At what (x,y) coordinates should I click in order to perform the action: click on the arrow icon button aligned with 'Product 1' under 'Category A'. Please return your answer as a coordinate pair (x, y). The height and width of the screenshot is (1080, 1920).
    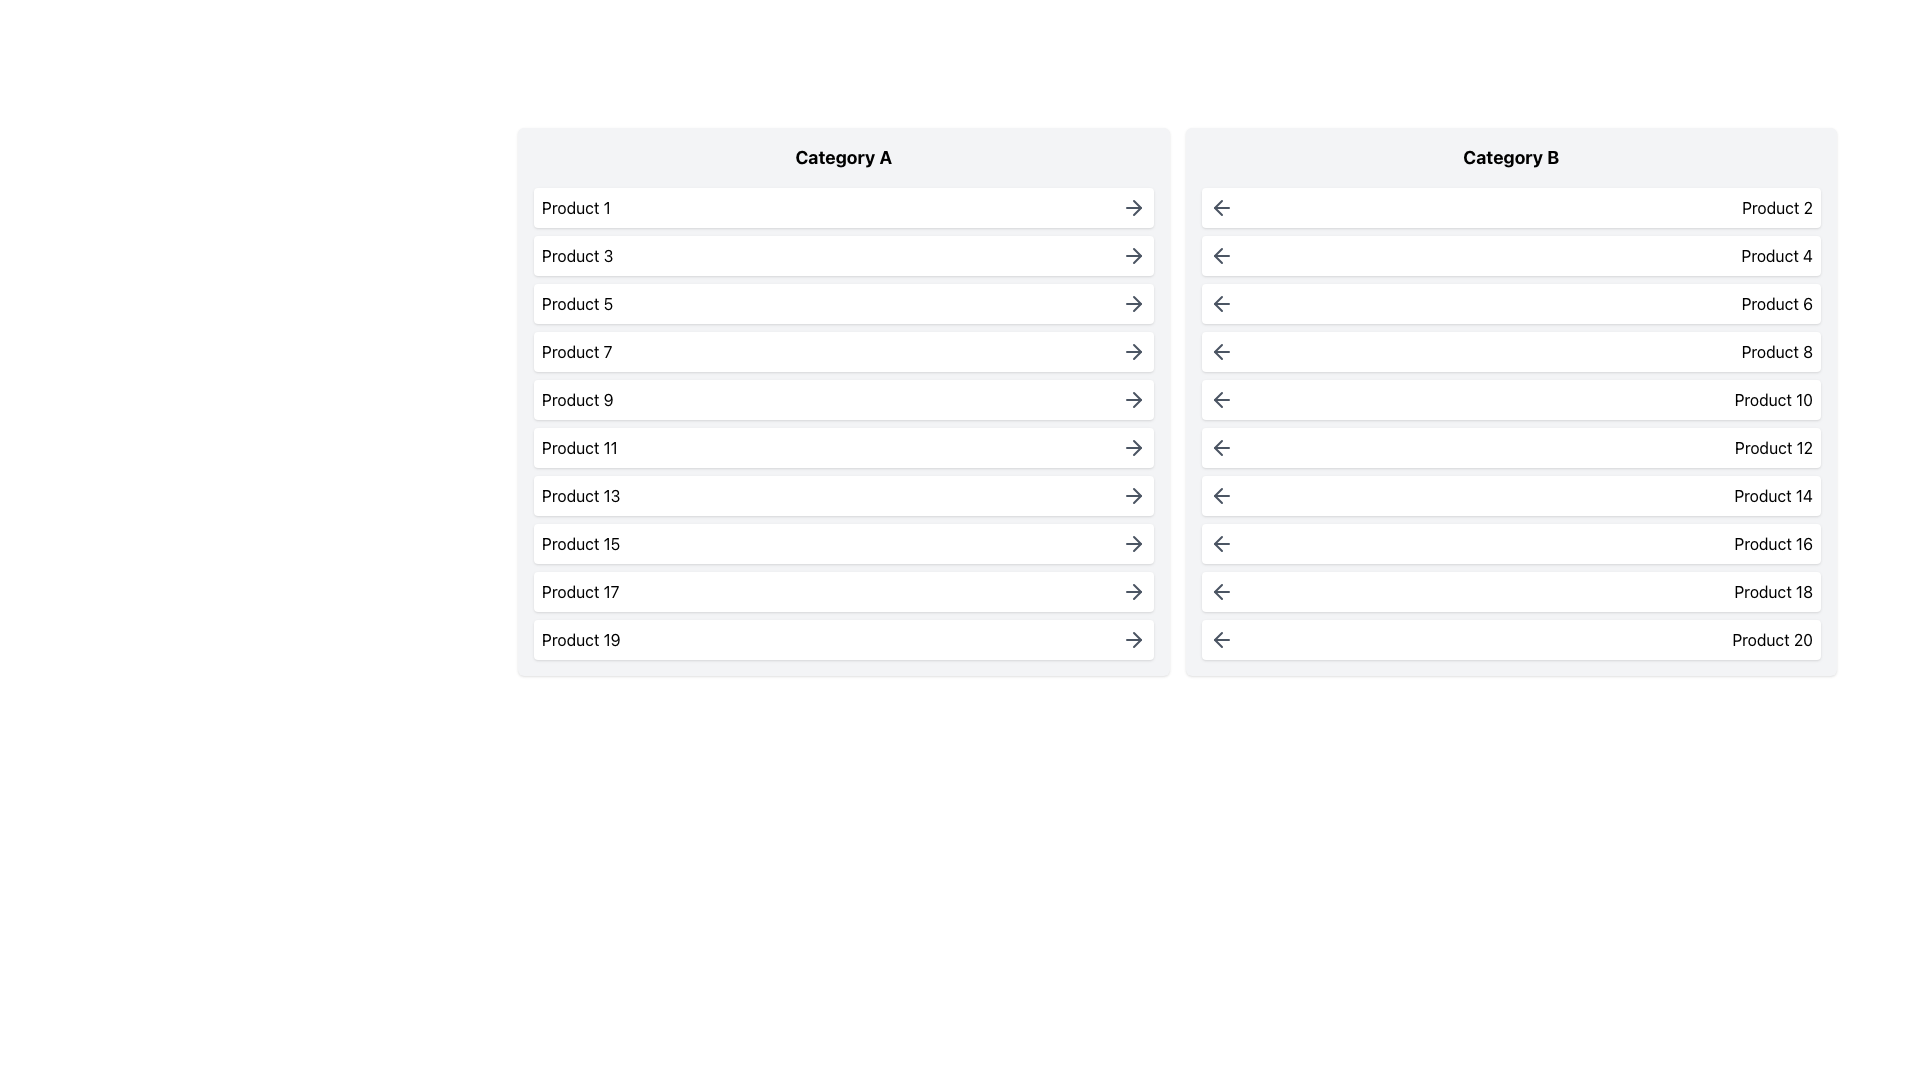
    Looking at the image, I should click on (1137, 208).